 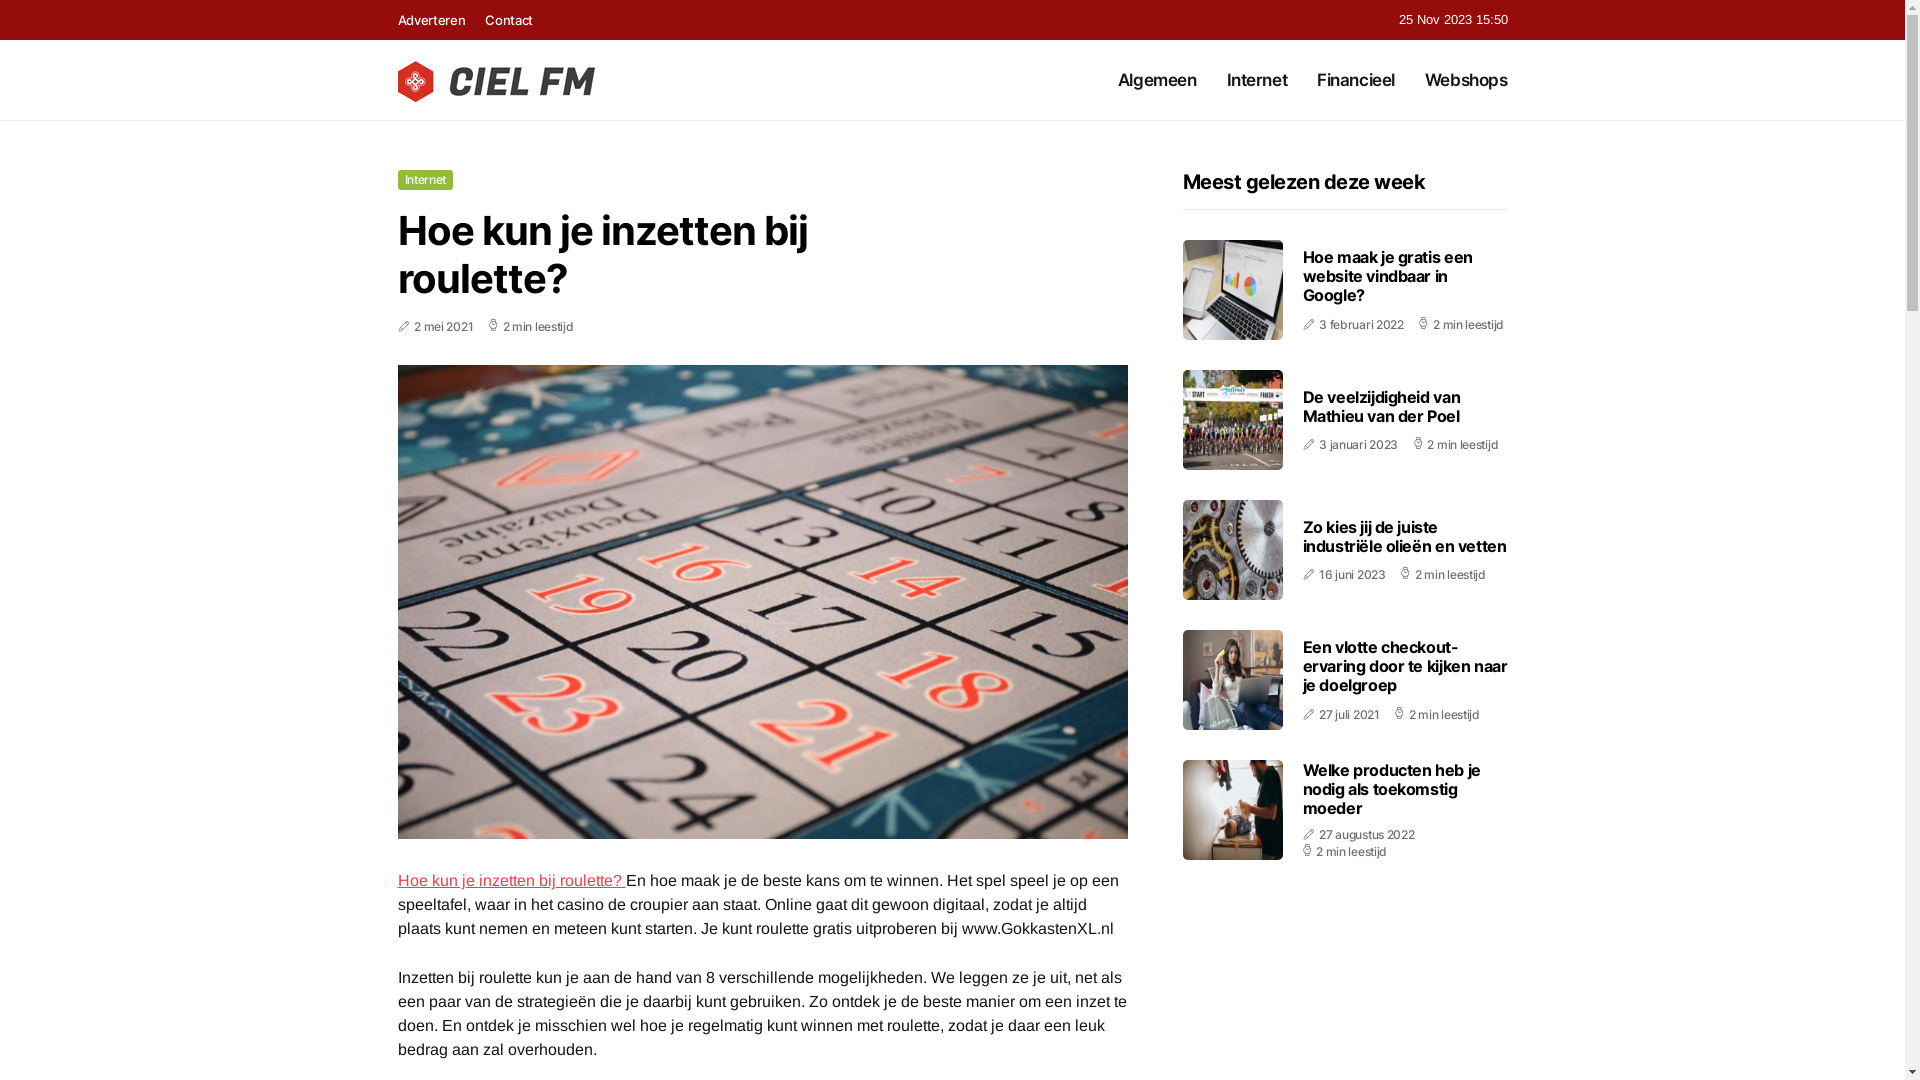 I want to click on 'Contact', so click(x=508, y=19).